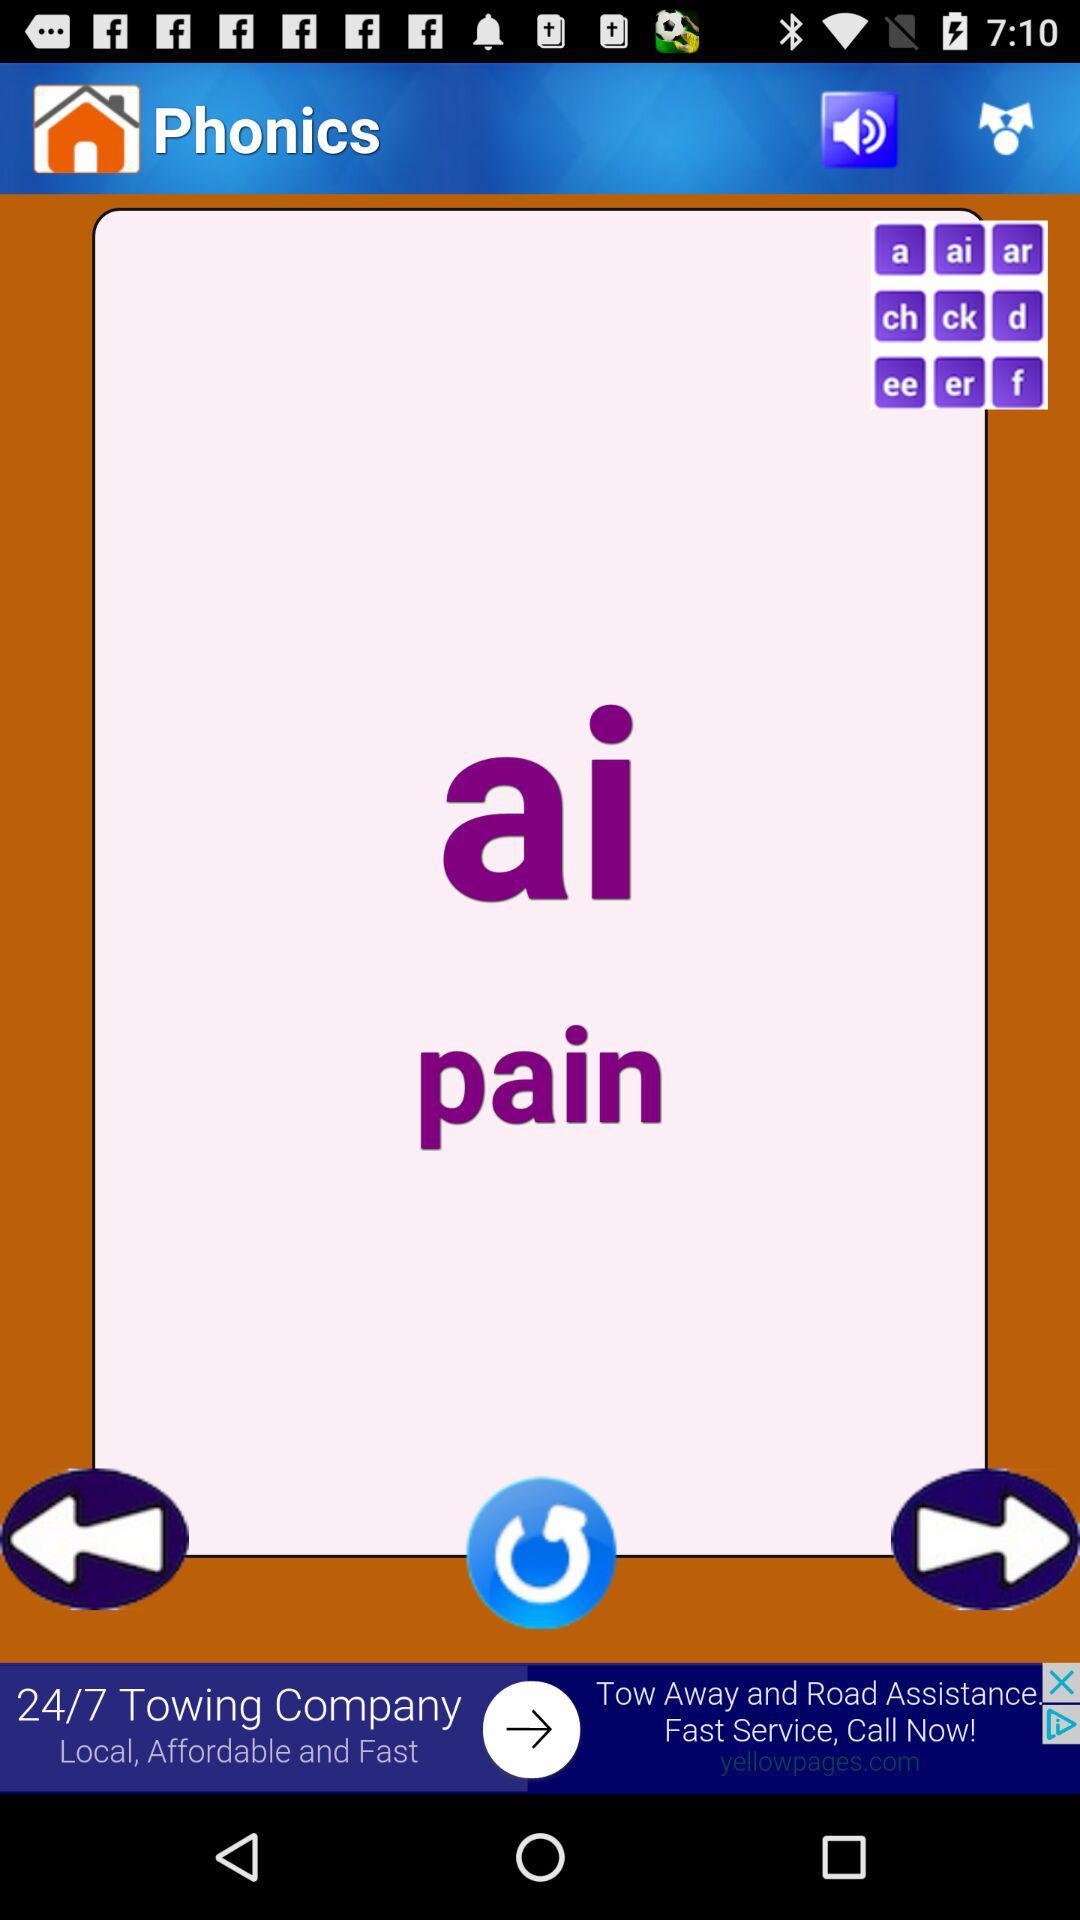 The width and height of the screenshot is (1080, 1920). Describe the element at coordinates (540, 1551) in the screenshot. I see `redo` at that location.